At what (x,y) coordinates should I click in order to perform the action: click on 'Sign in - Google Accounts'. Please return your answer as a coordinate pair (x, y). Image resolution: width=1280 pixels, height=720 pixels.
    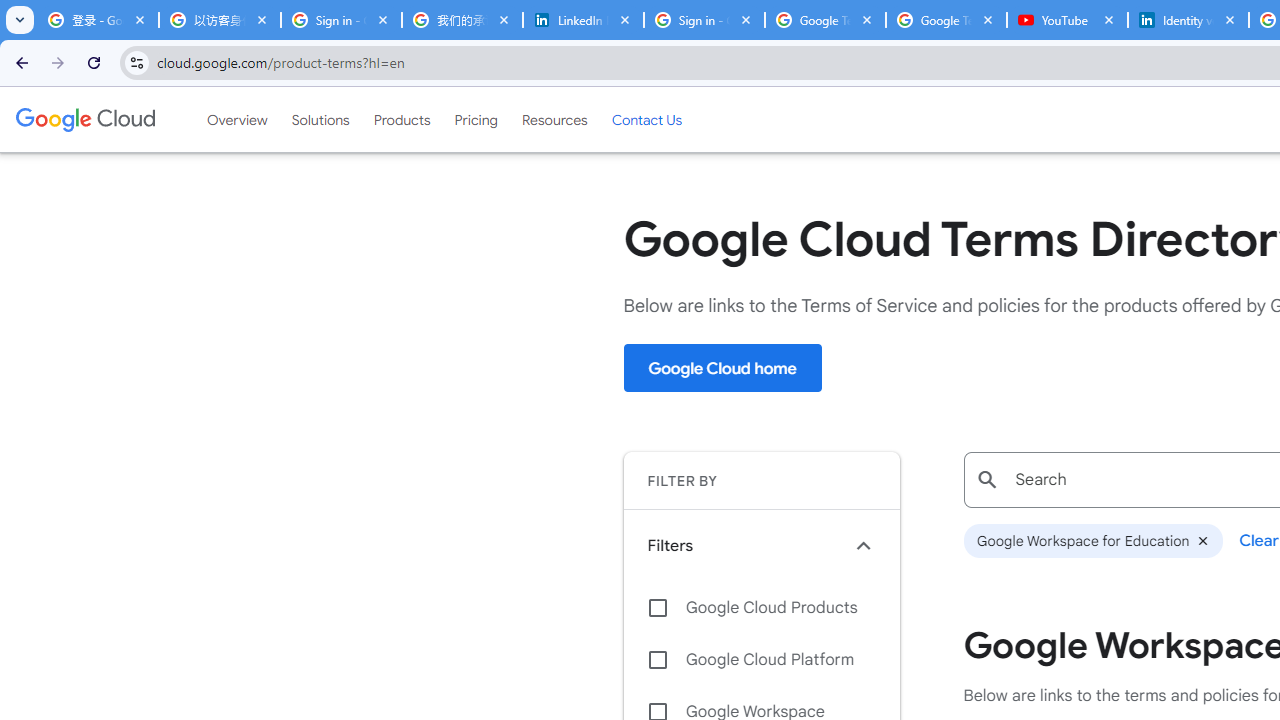
    Looking at the image, I should click on (704, 20).